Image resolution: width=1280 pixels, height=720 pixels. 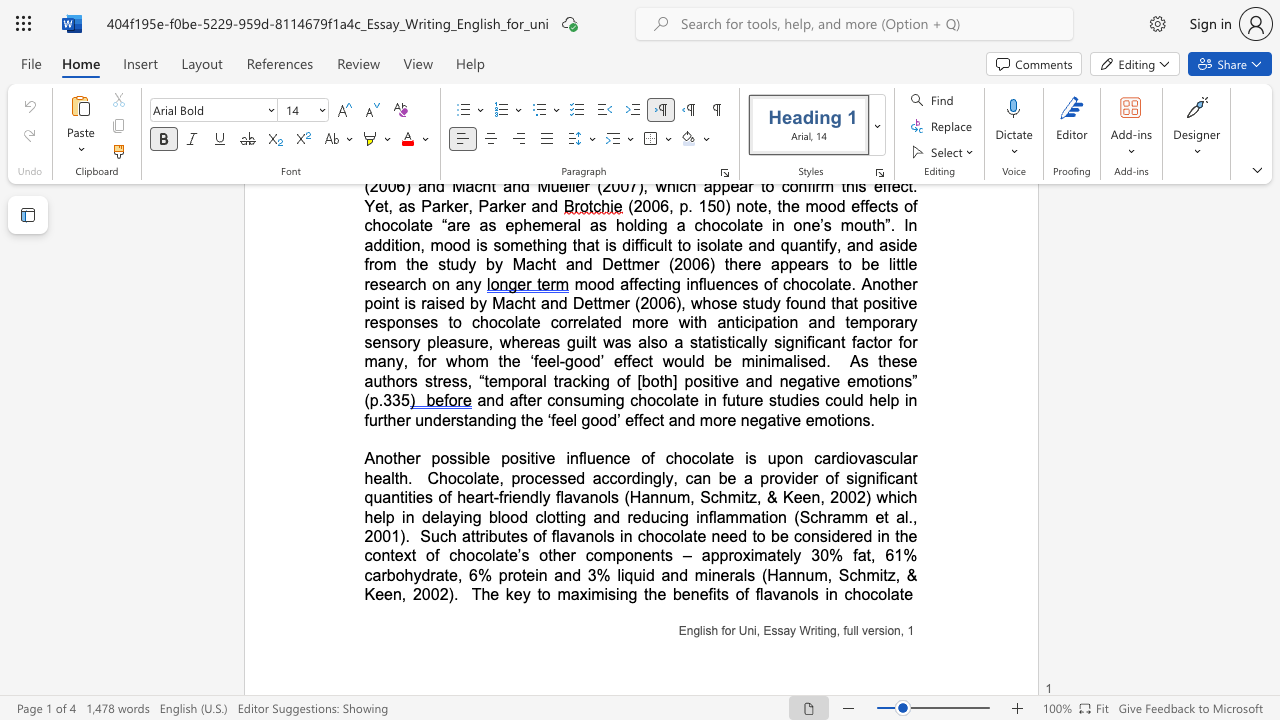 I want to click on the subset text "s in" within the text "The key to maximising the benefits of flavanols in chocolate", so click(x=810, y=593).